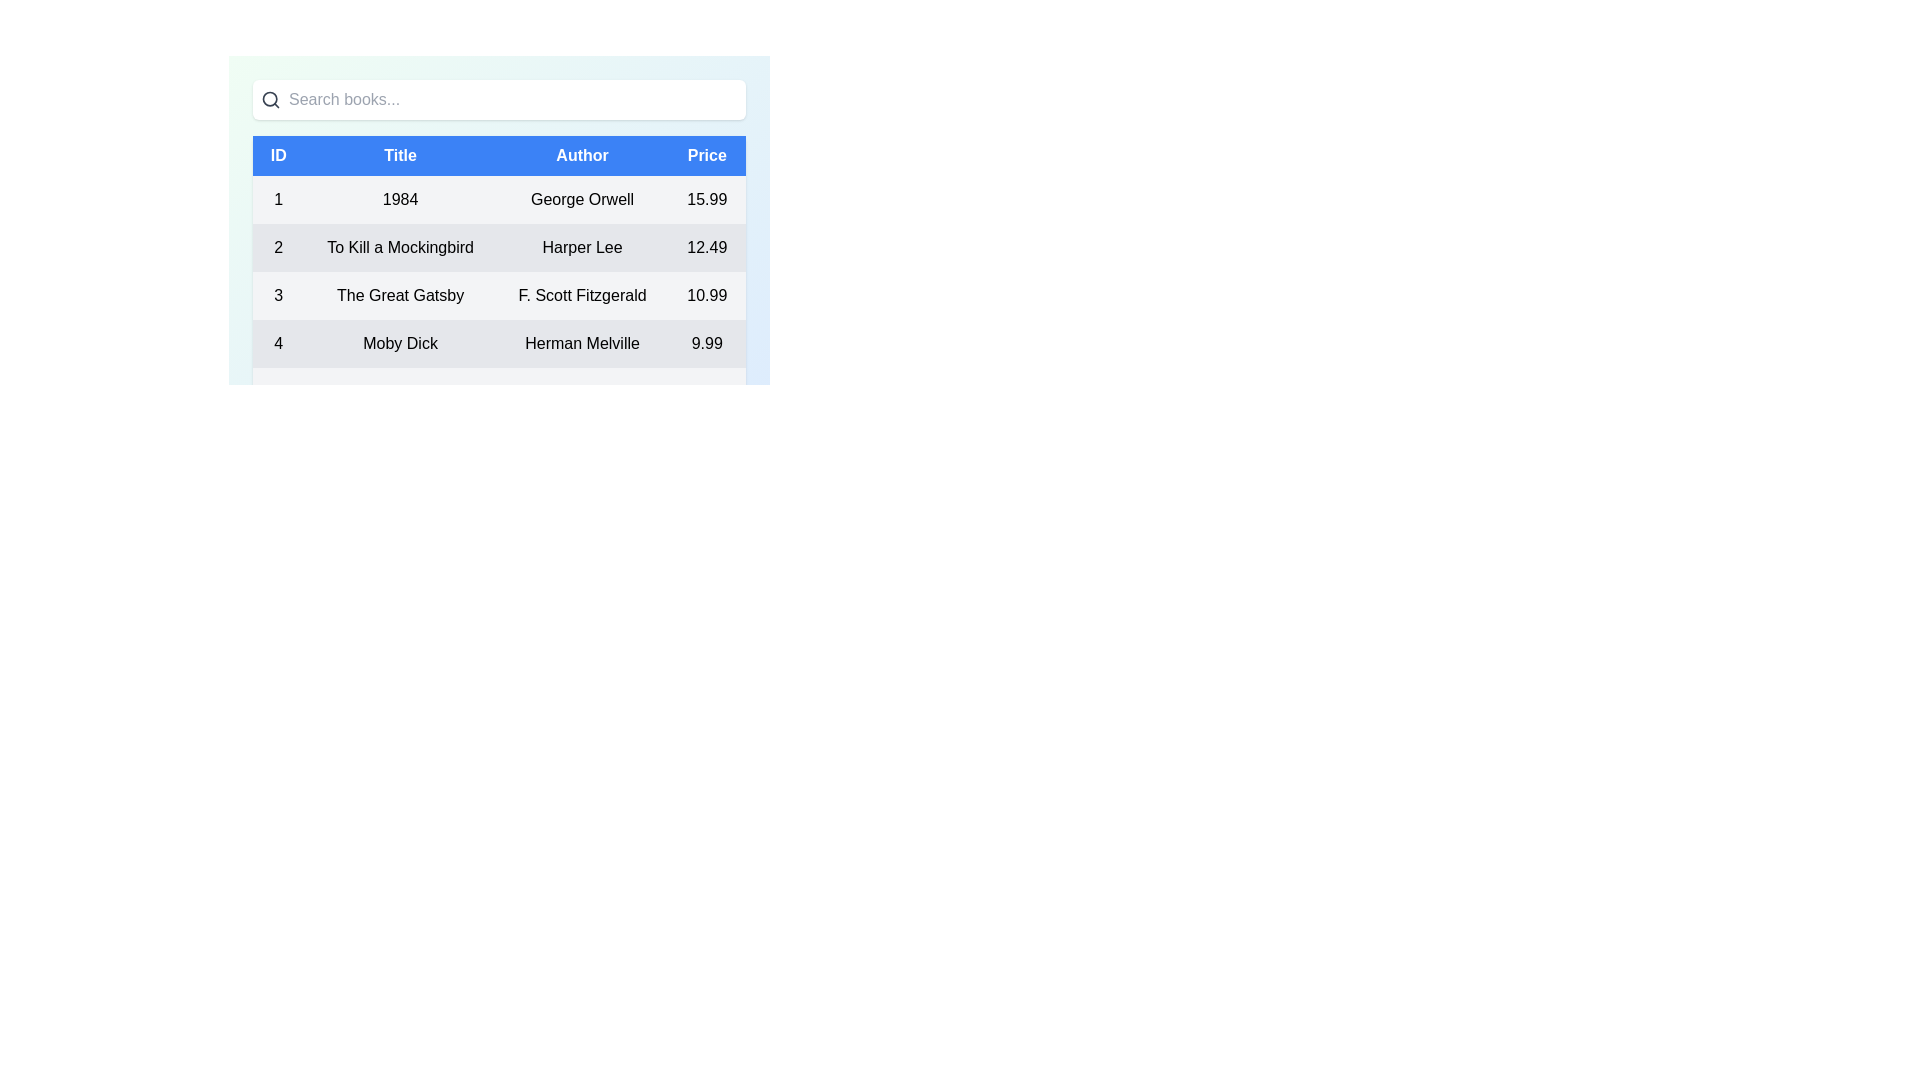  I want to click on the second row in the table containing the title 'To Kill a Mockingbird', so click(499, 246).